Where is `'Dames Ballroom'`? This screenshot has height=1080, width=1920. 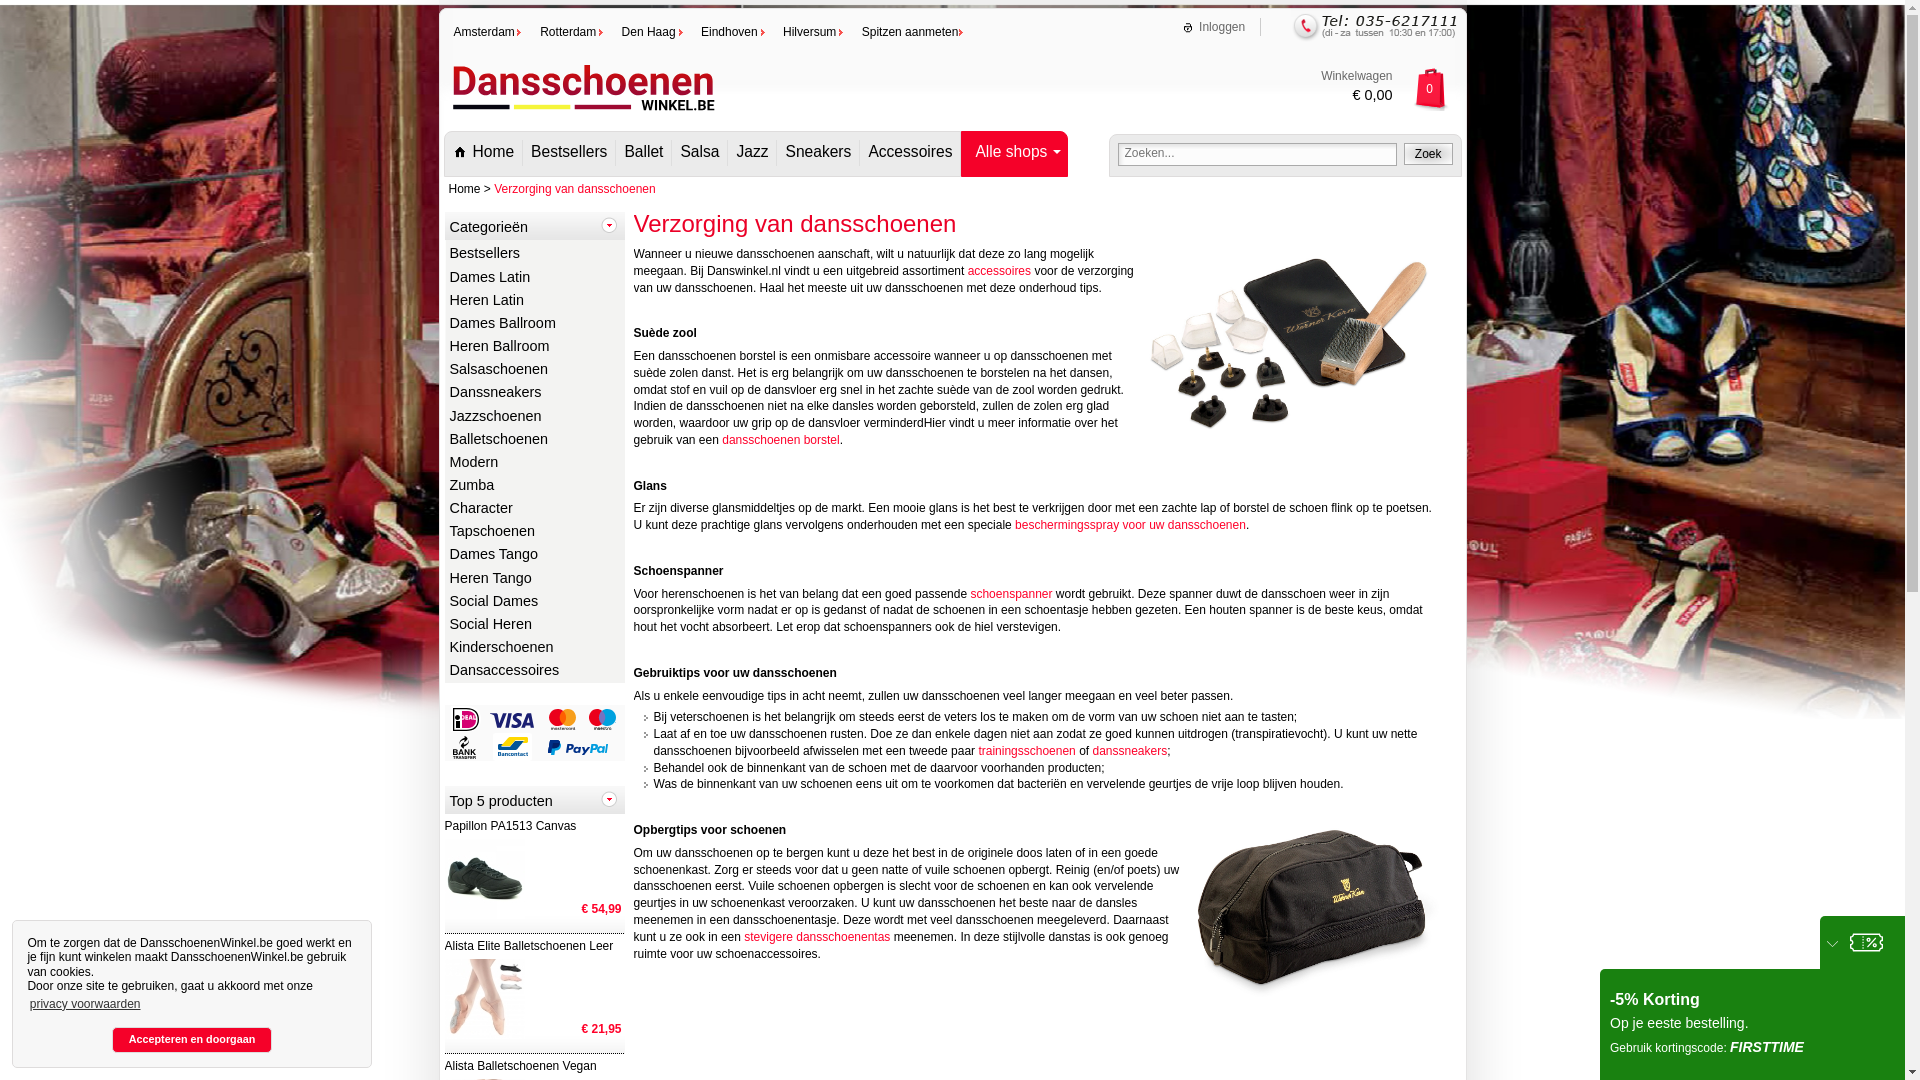 'Dames Ballroom' is located at coordinates (533, 323).